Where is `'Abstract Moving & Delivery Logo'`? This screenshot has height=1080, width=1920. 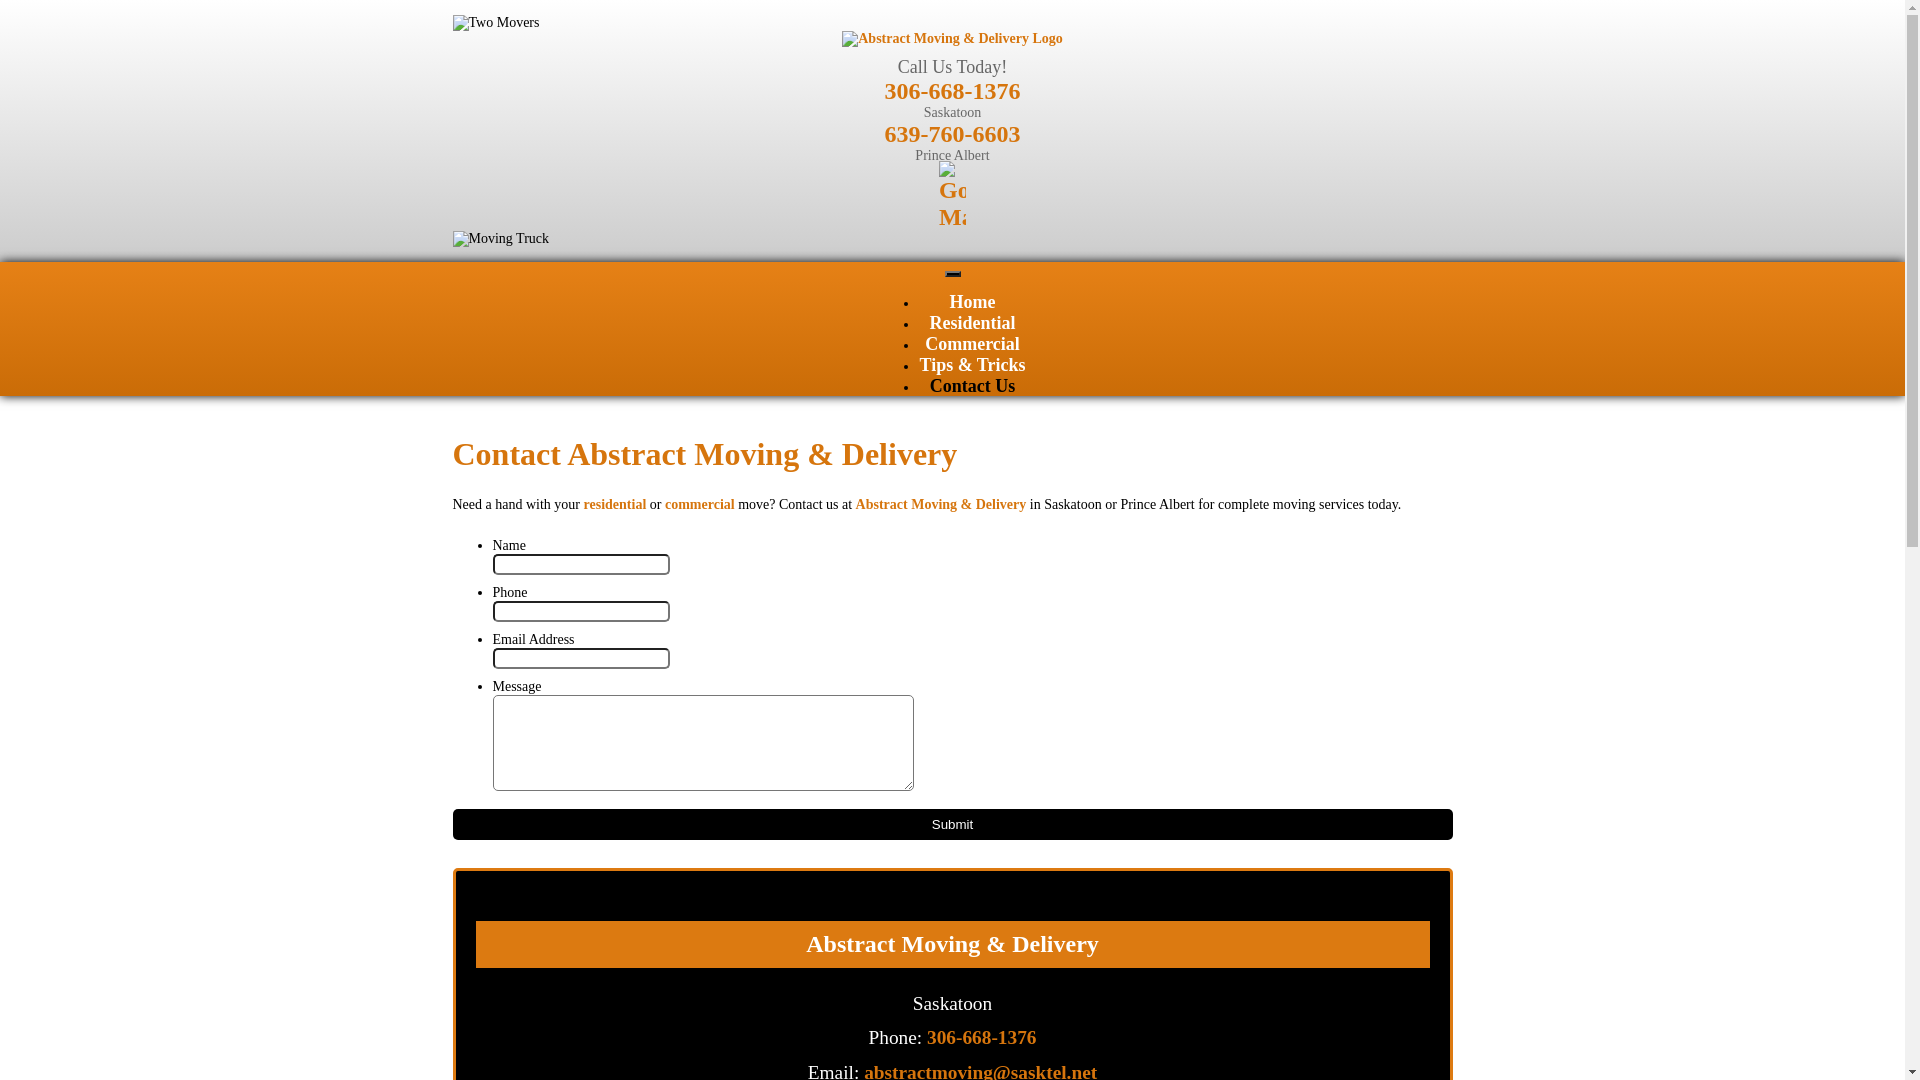 'Abstract Moving & Delivery Logo' is located at coordinates (951, 38).